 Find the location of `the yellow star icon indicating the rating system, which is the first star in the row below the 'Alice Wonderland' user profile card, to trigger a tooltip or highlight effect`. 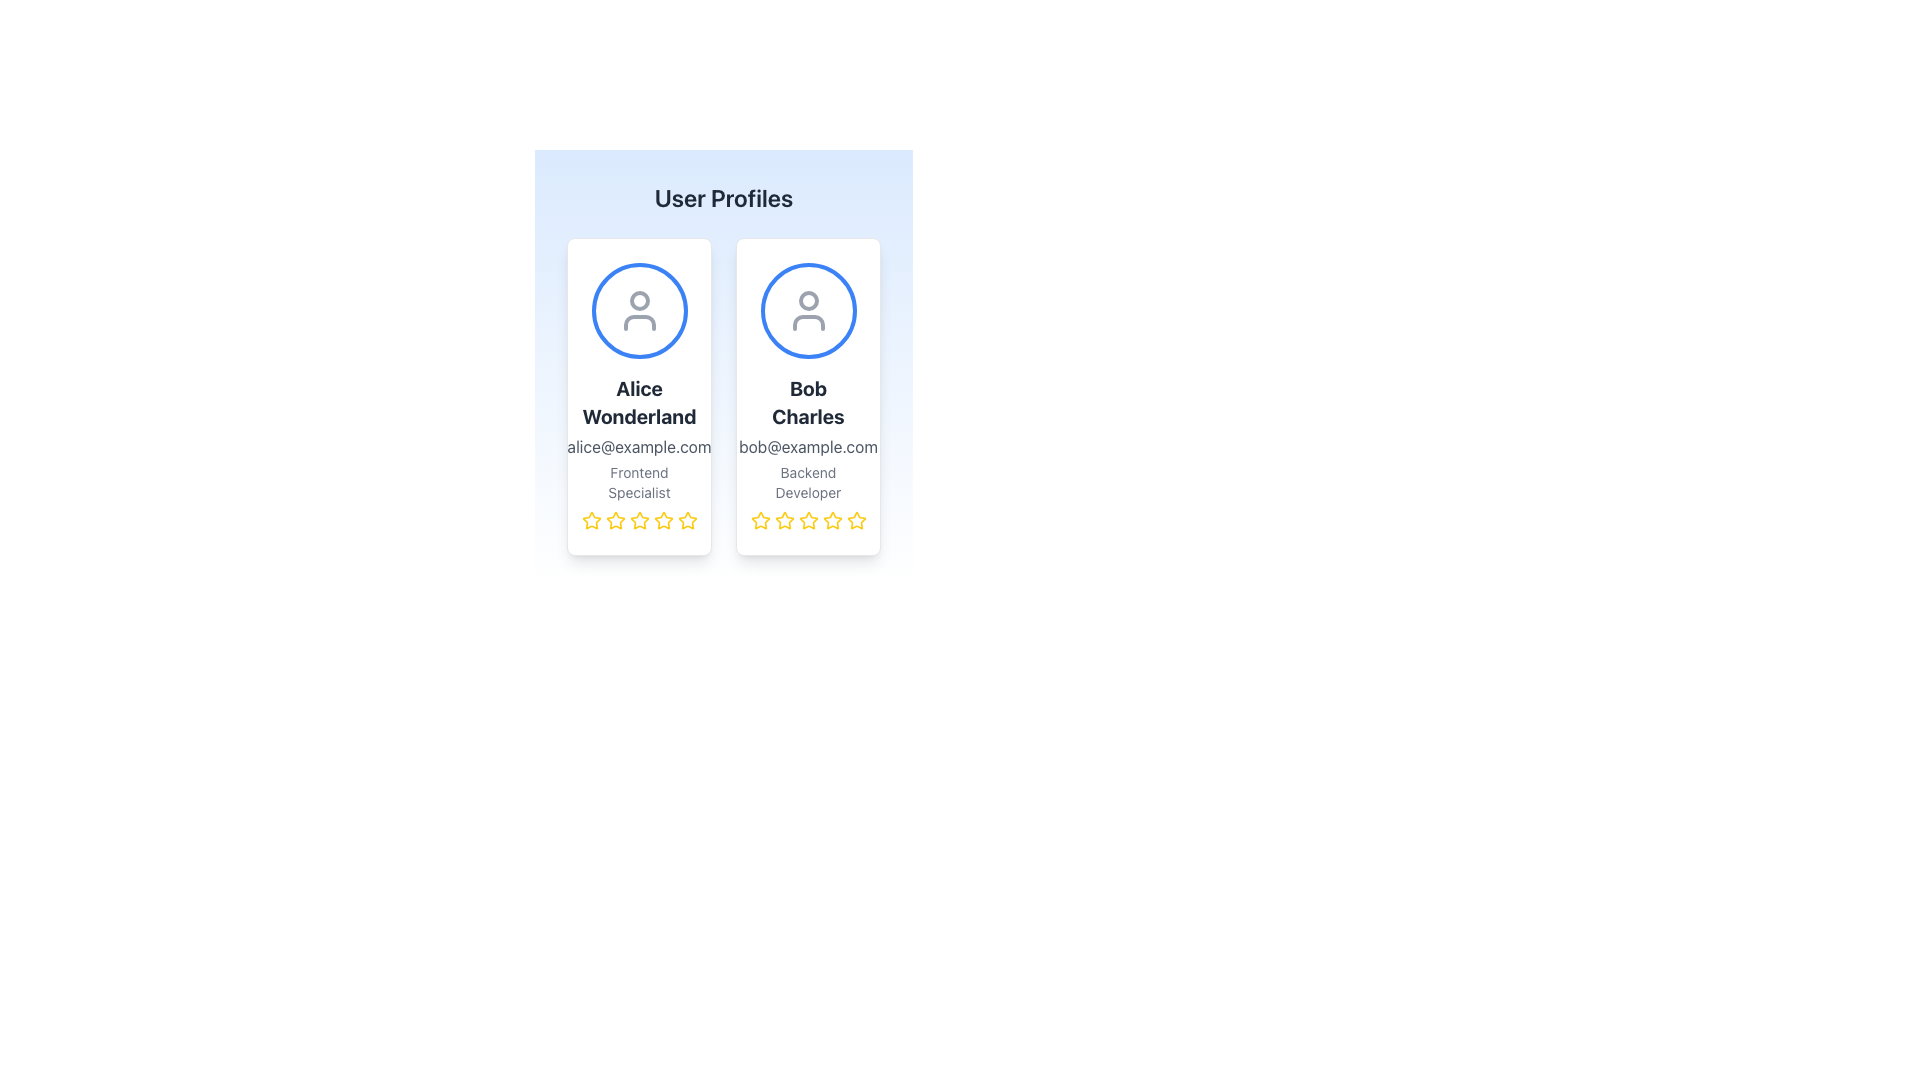

the yellow star icon indicating the rating system, which is the first star in the row below the 'Alice Wonderland' user profile card, to trigger a tooltip or highlight effect is located at coordinates (590, 519).